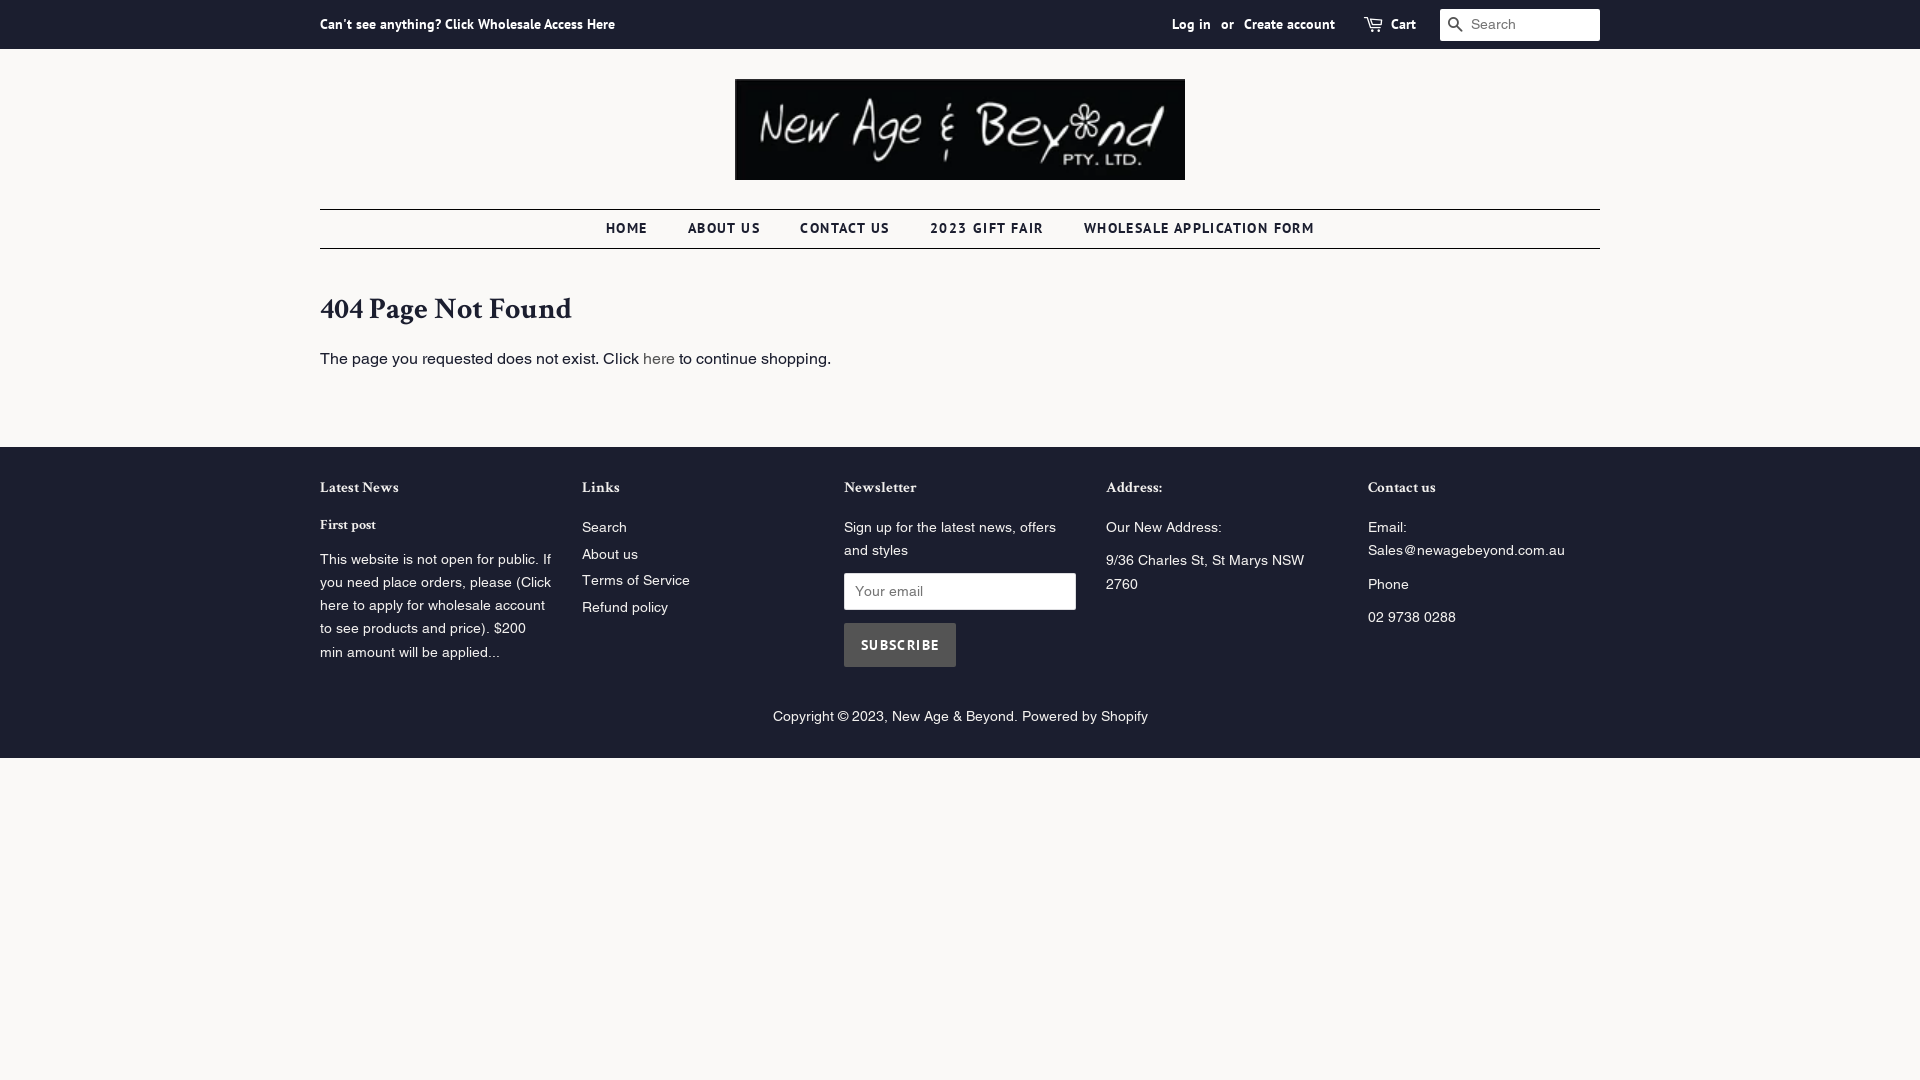  I want to click on 'Terms of Service', so click(634, 579).